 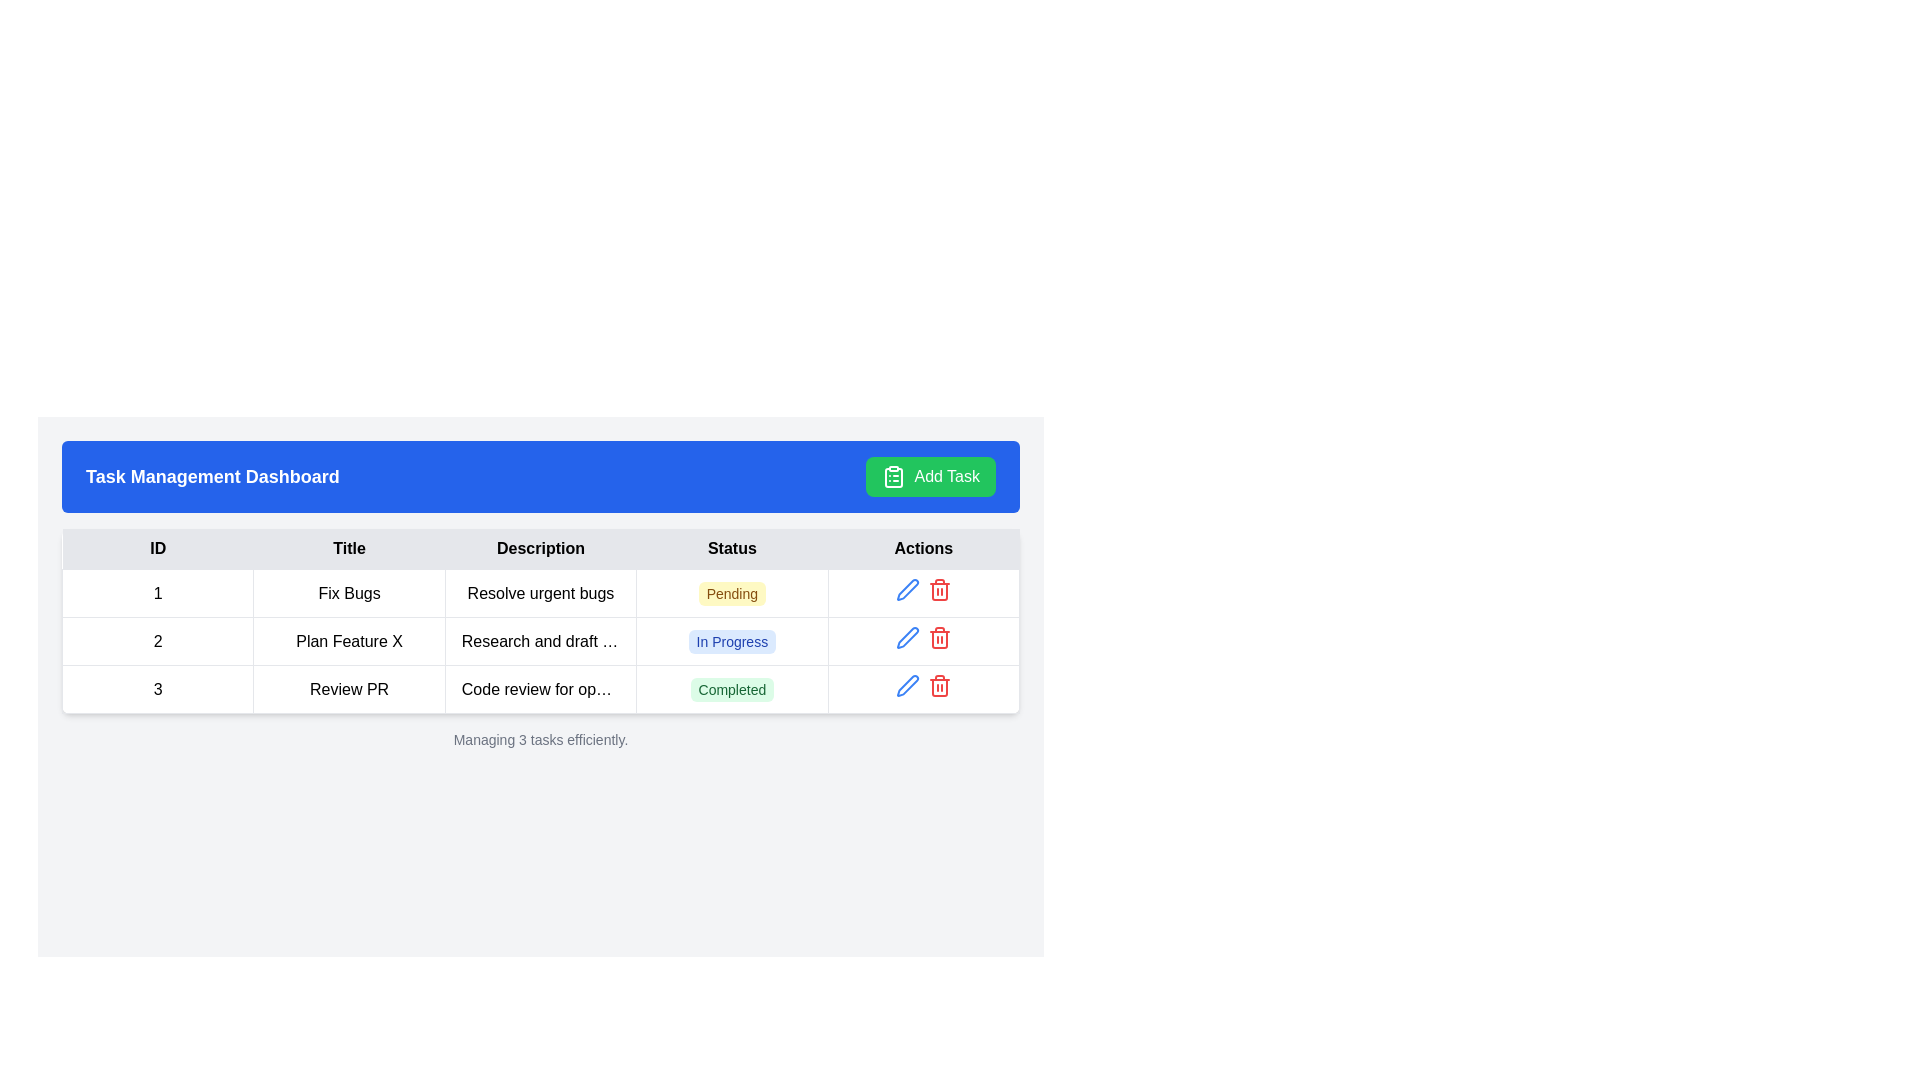 I want to click on text 'Description' from the Table Header element, which is the third column header in the table, located at the center-top area with bold styling, so click(x=541, y=549).